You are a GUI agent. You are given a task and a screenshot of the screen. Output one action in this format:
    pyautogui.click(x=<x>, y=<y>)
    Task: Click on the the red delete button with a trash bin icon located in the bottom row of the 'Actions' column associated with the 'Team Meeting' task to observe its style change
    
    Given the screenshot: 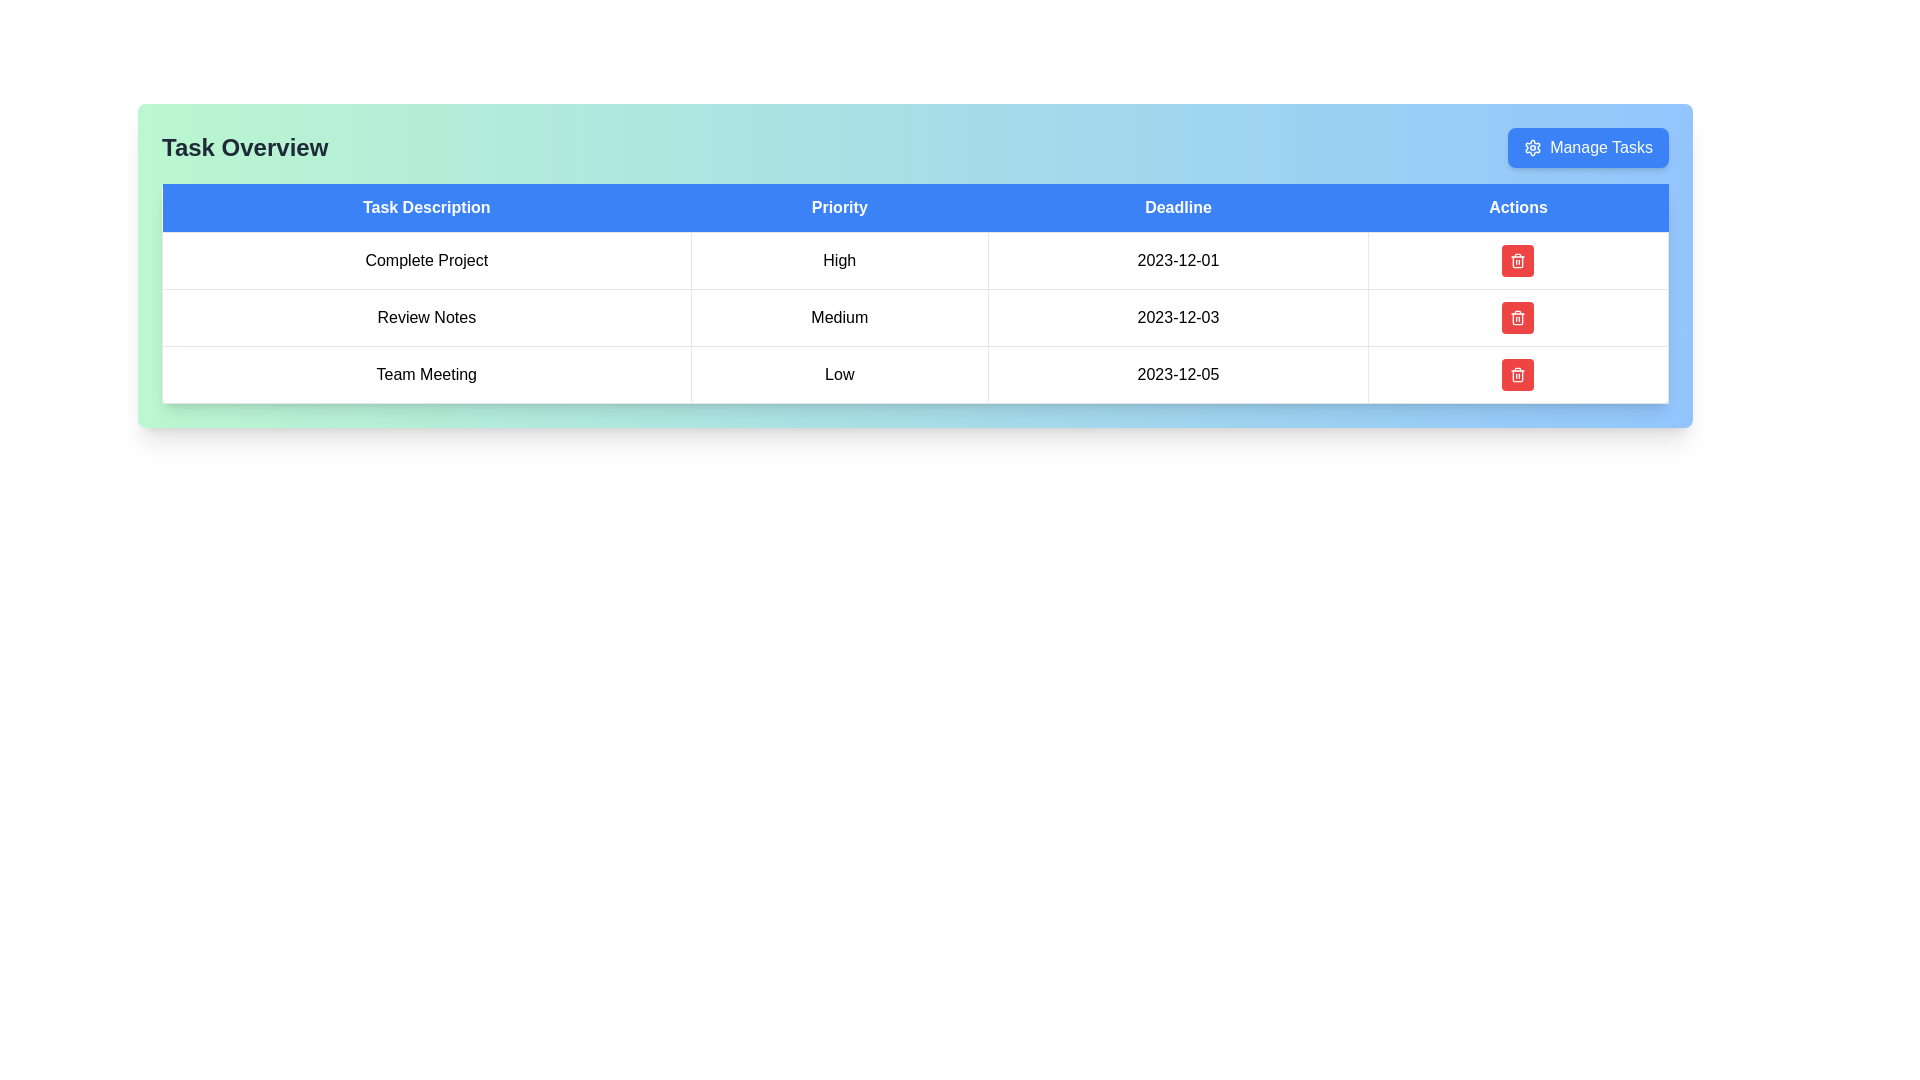 What is the action you would take?
    pyautogui.click(x=1518, y=374)
    